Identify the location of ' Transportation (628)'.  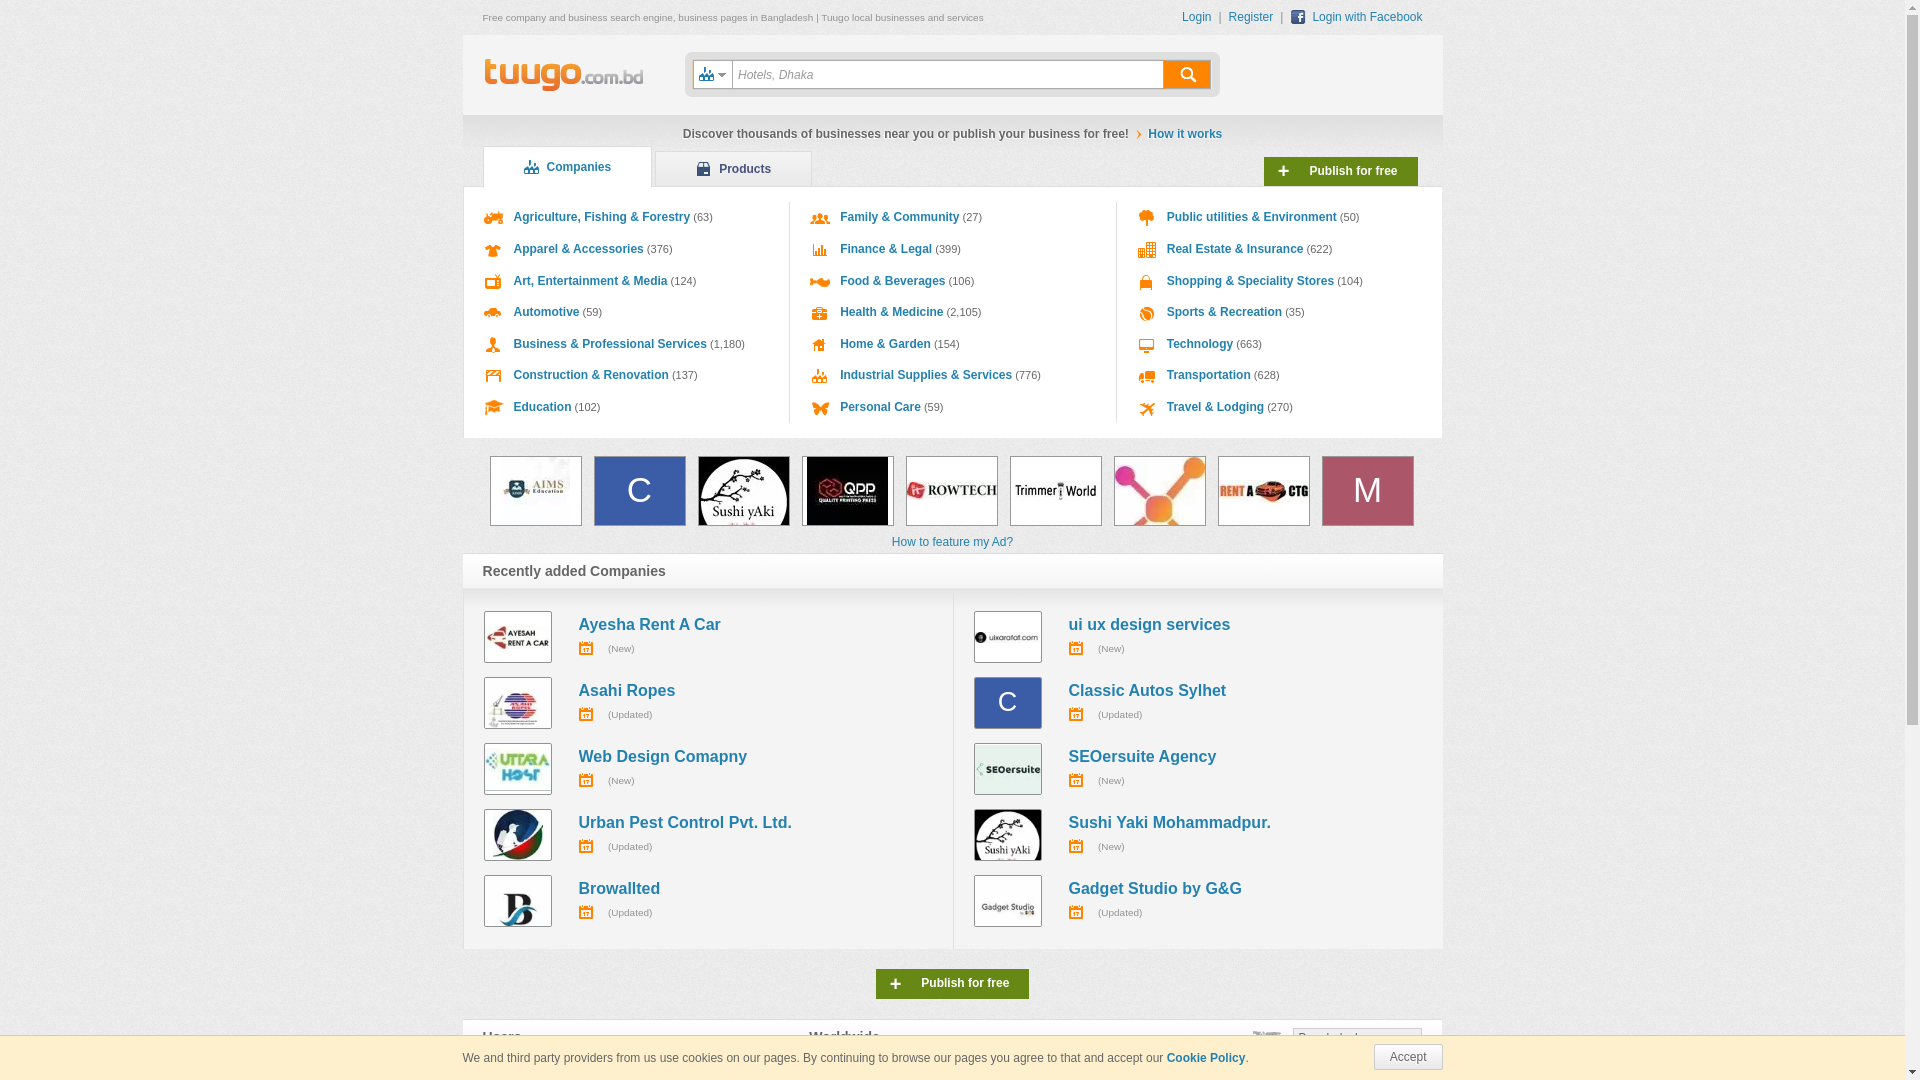
(1280, 375).